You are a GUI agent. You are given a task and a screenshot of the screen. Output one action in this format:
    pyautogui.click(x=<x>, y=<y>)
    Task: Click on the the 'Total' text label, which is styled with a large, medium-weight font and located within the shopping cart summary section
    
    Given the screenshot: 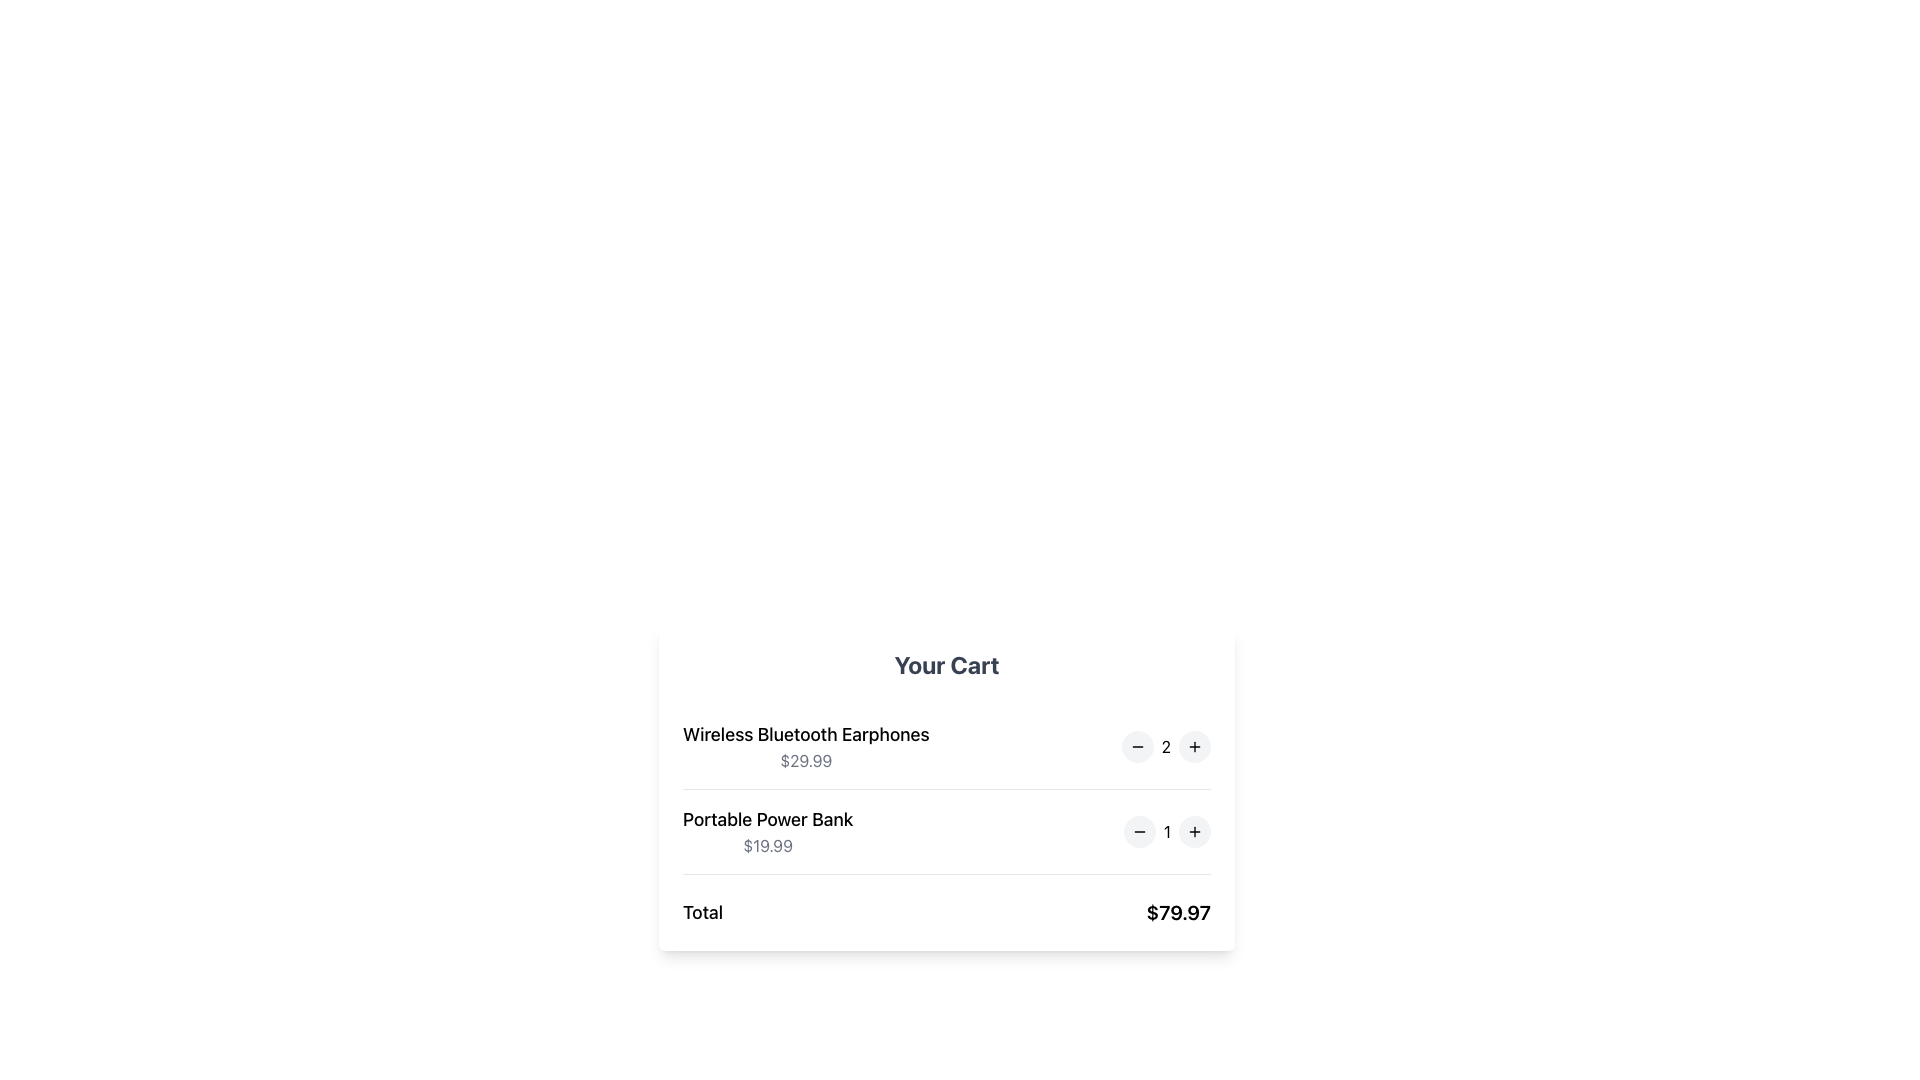 What is the action you would take?
    pyautogui.click(x=702, y=913)
    